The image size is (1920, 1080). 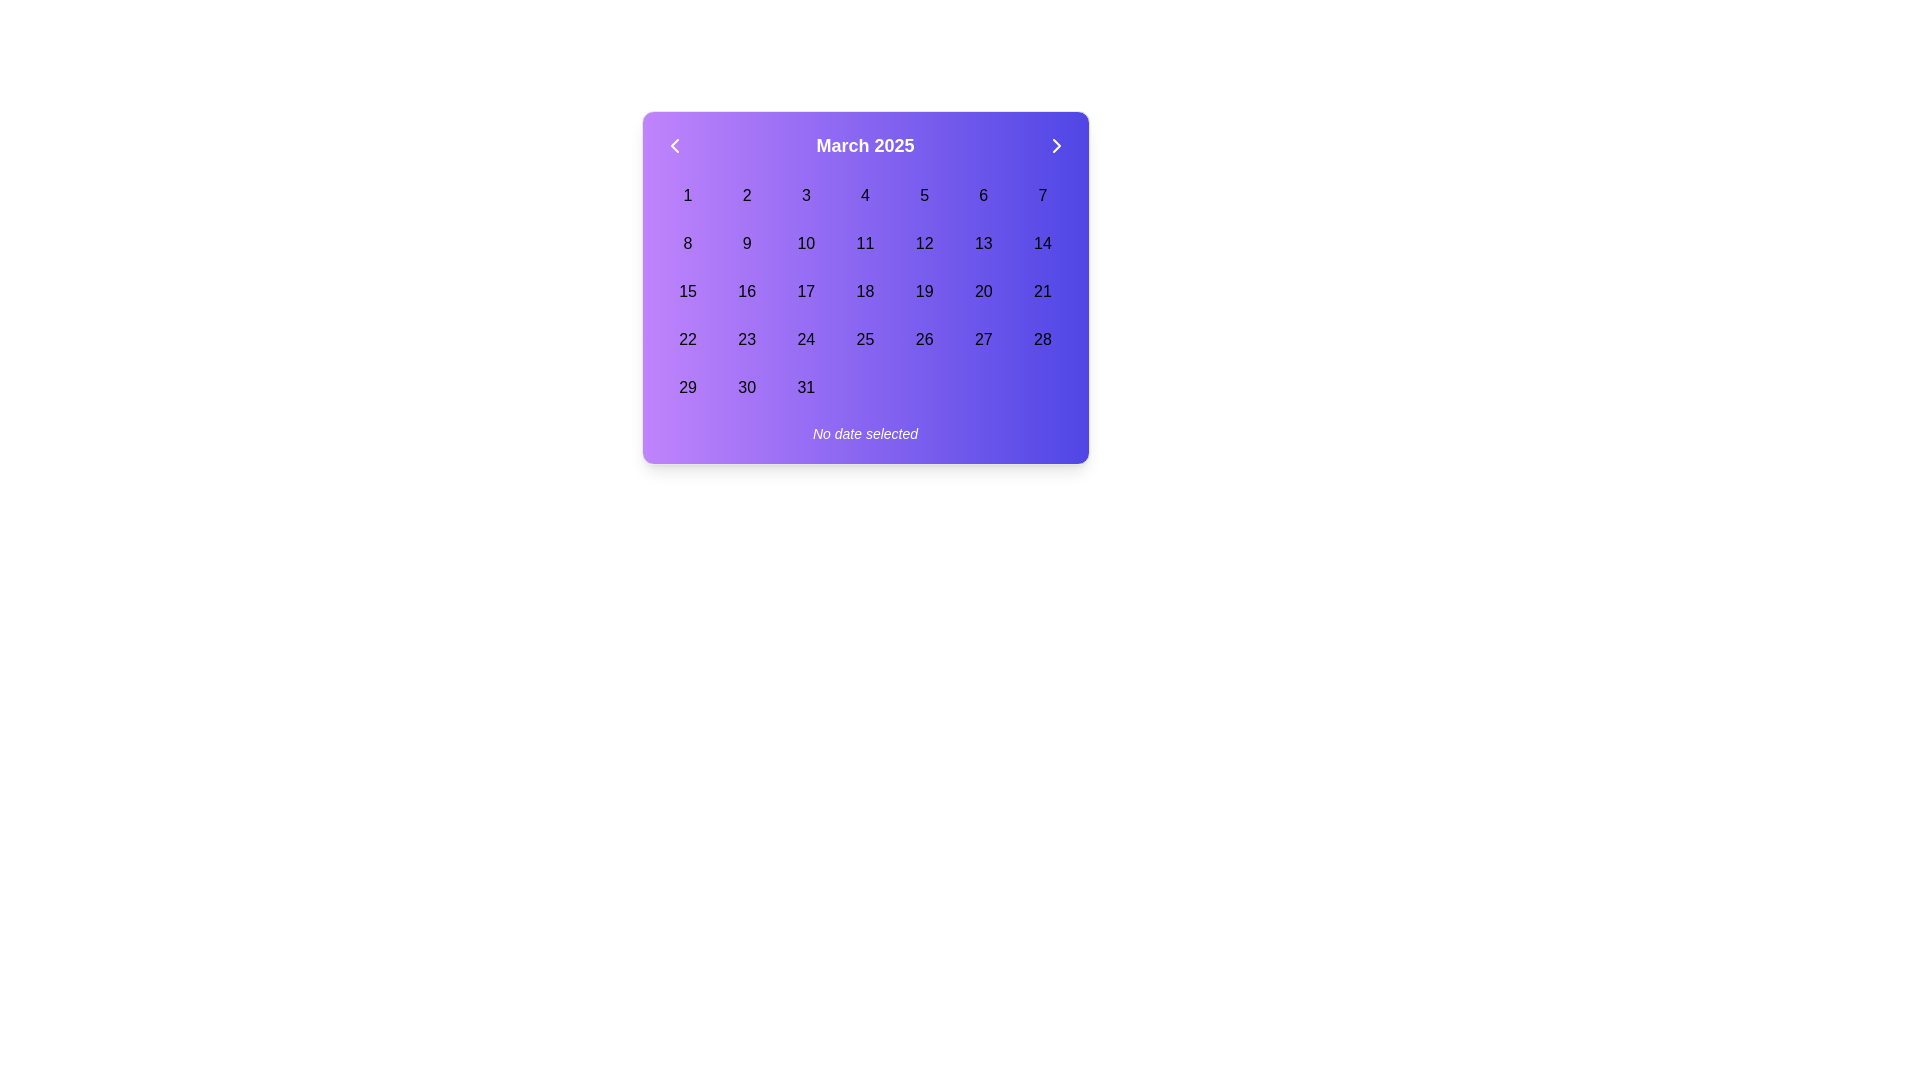 What do you see at coordinates (865, 145) in the screenshot?
I see `text content of the Text Label displaying the currently selected month and year in the calendar widget, which is located at the top of the calendar widget, centered between two arrow icons` at bounding box center [865, 145].